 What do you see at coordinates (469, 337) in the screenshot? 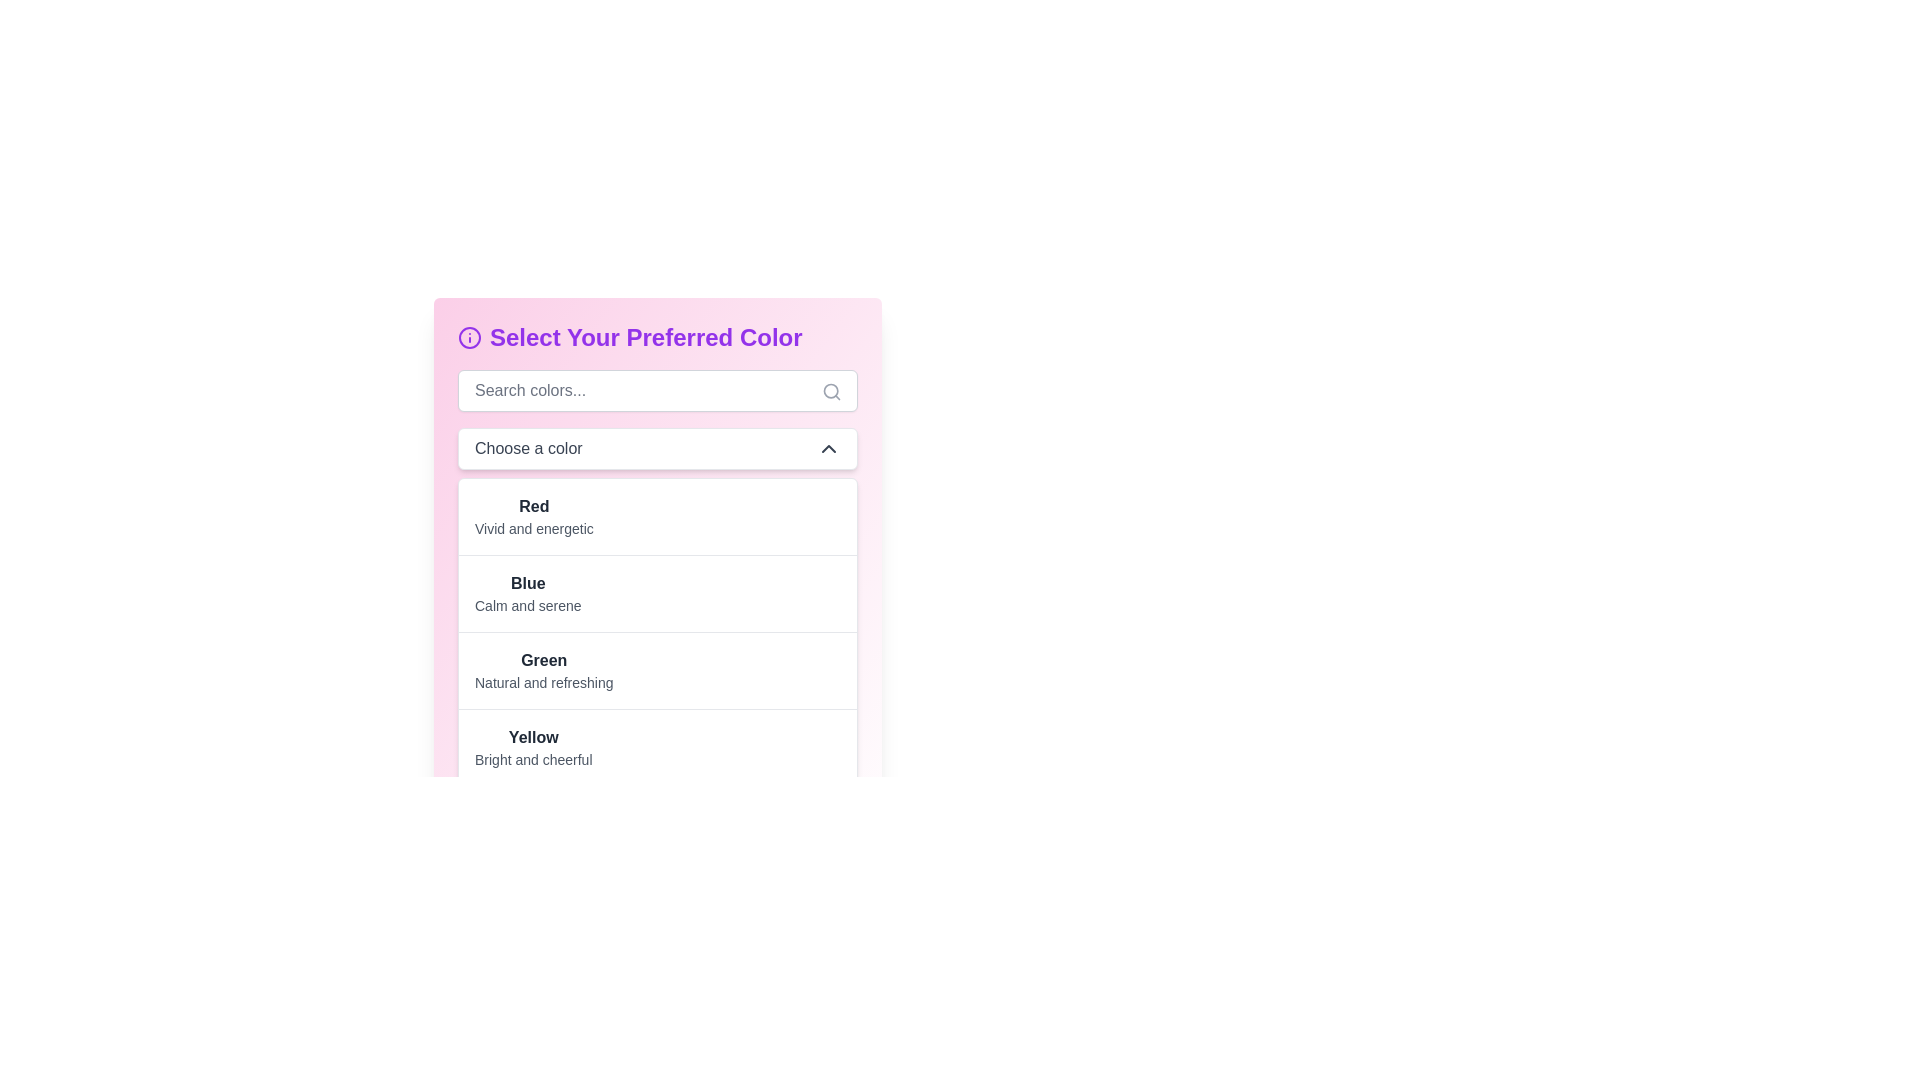
I see `the outermost circle in the graphical representation that signifies information in the 'Select Your Preferred Color' section, located above the search bar` at bounding box center [469, 337].